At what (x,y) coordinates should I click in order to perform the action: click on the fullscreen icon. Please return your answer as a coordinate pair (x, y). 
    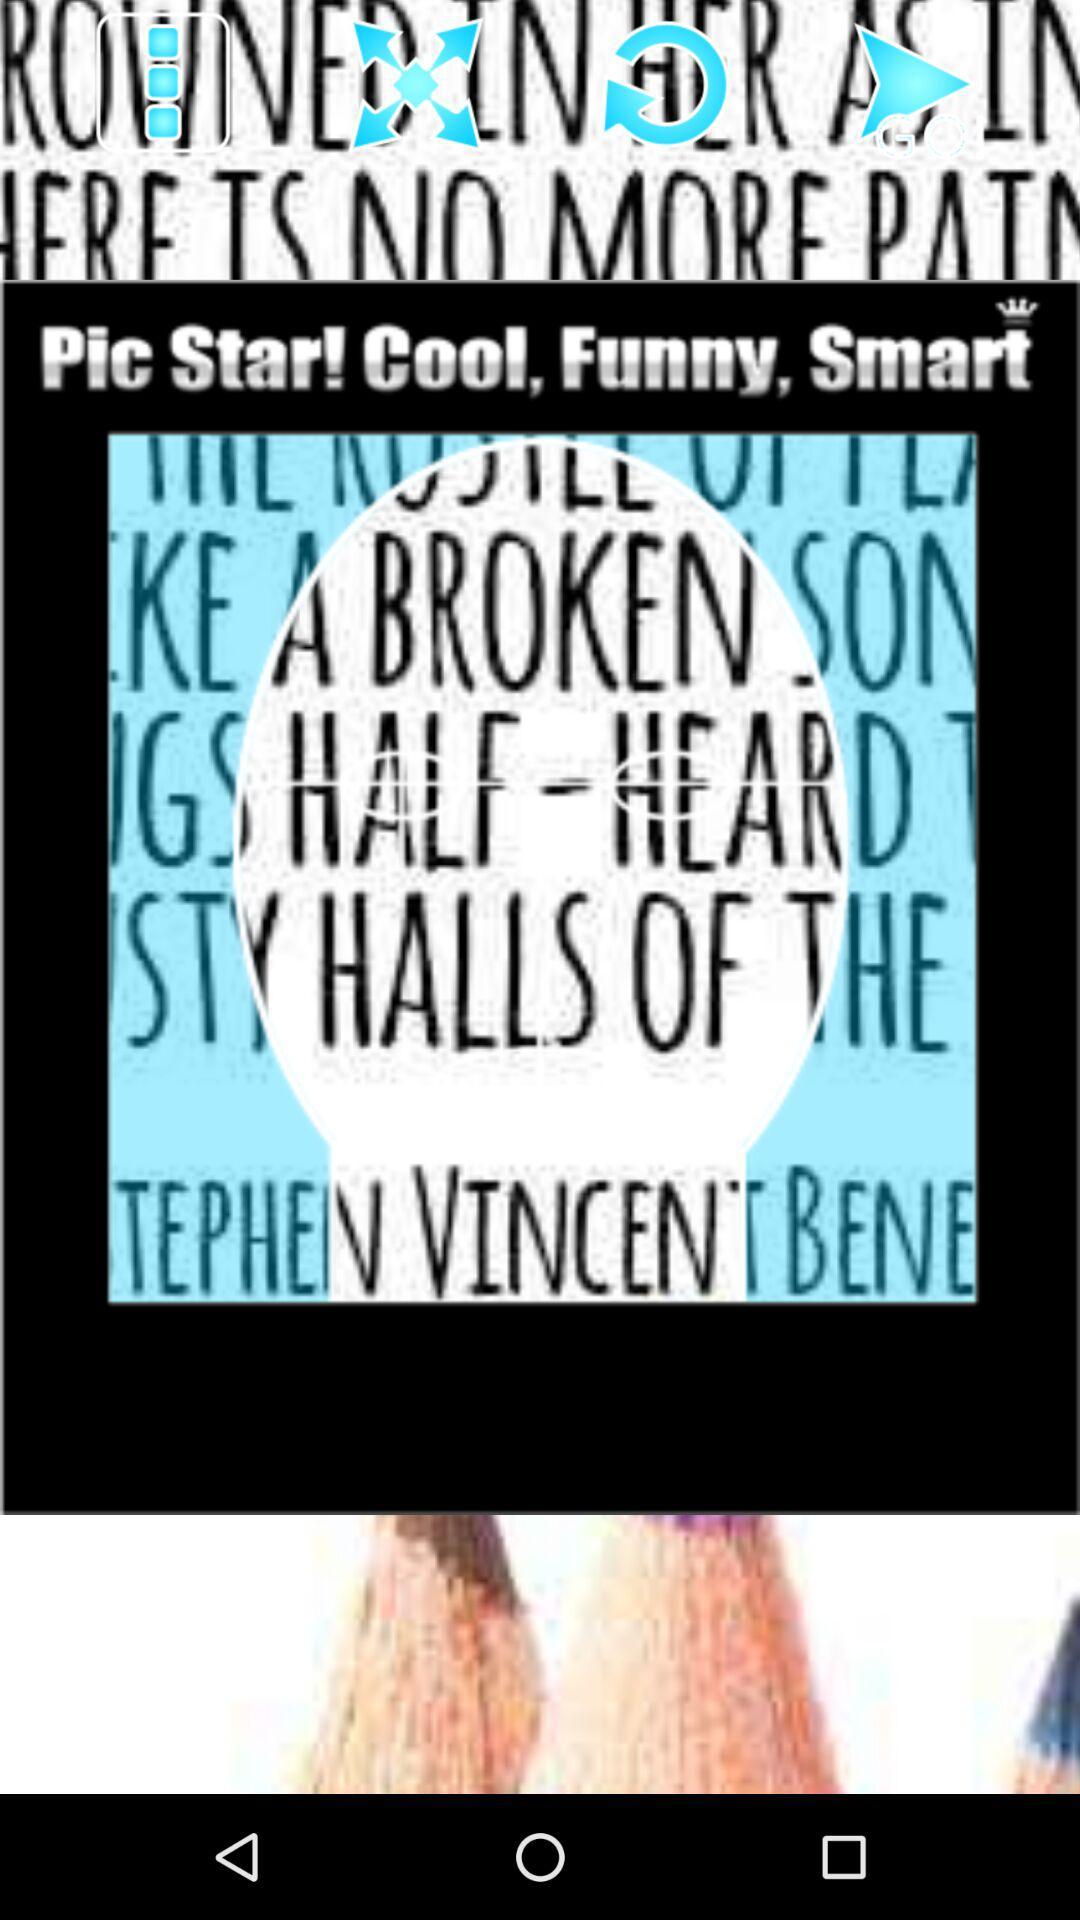
    Looking at the image, I should click on (415, 90).